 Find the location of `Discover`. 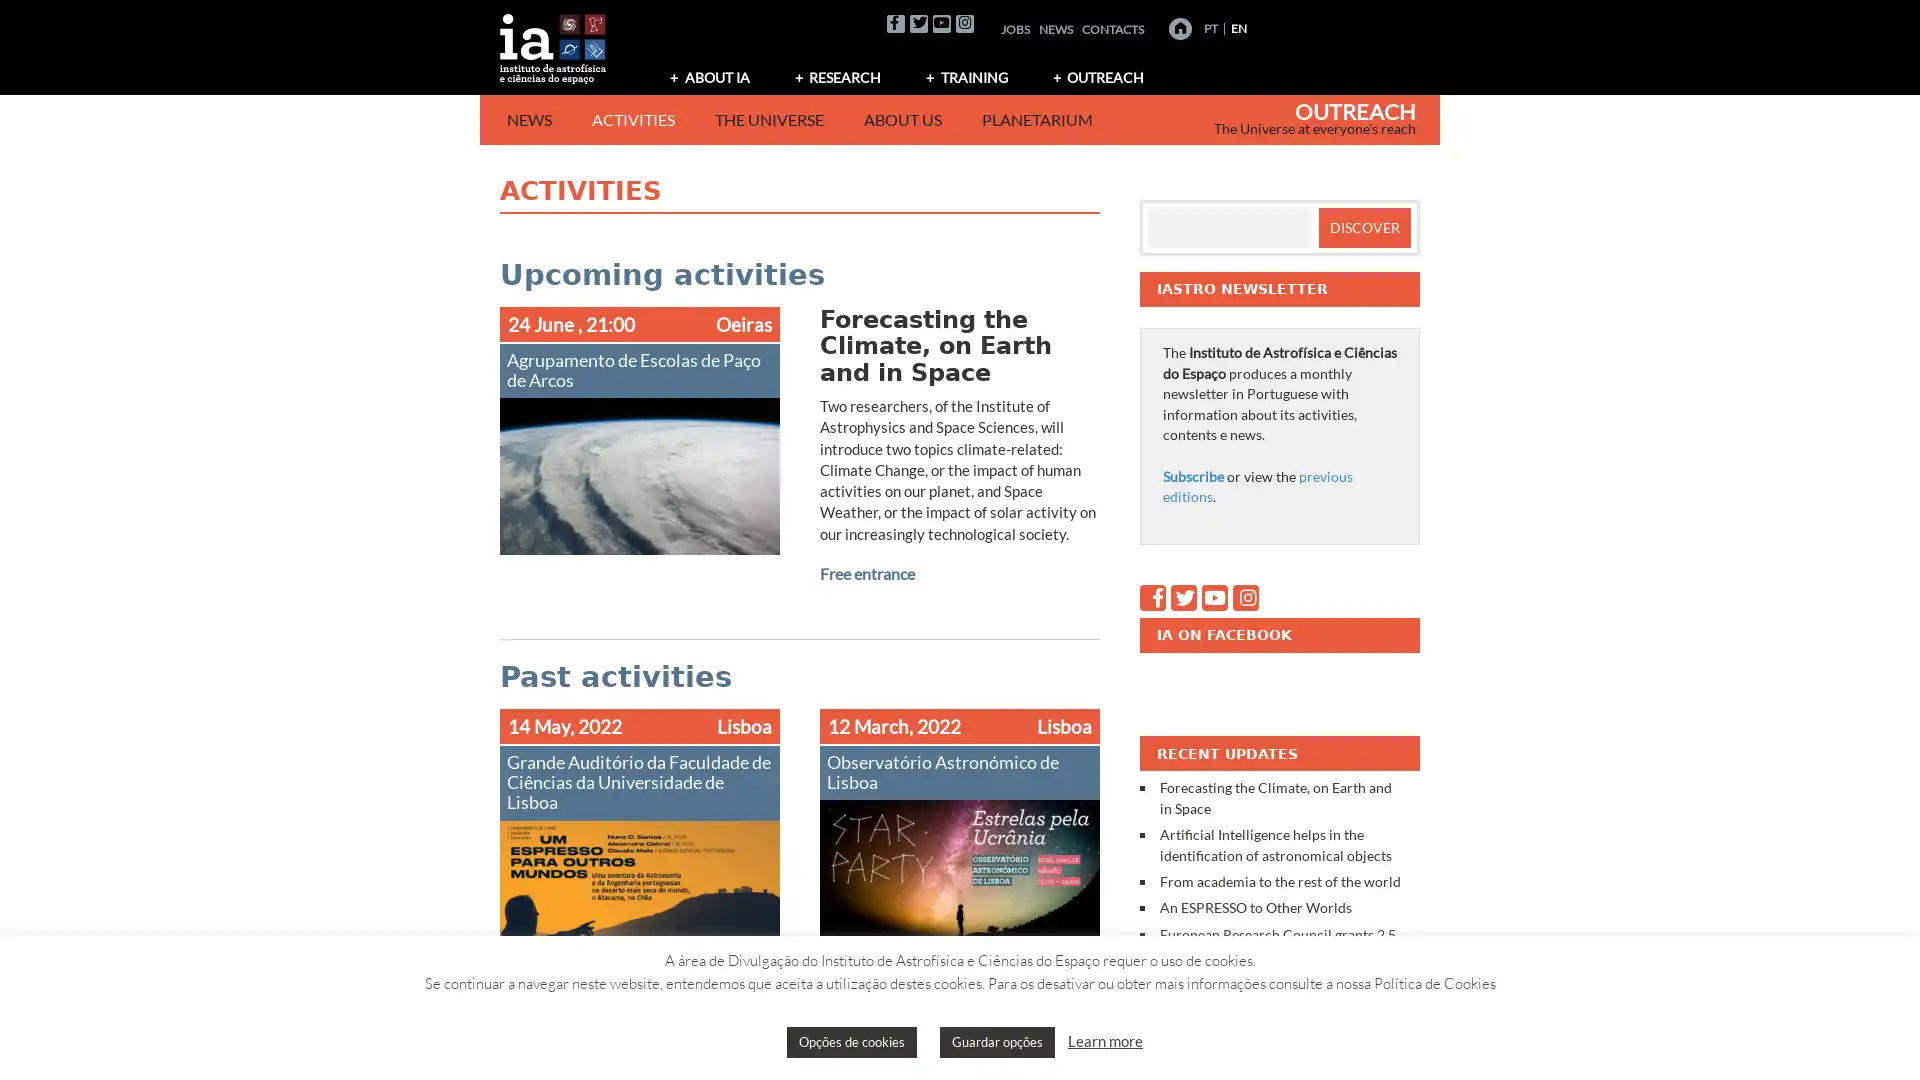

Discover is located at coordinates (1362, 226).